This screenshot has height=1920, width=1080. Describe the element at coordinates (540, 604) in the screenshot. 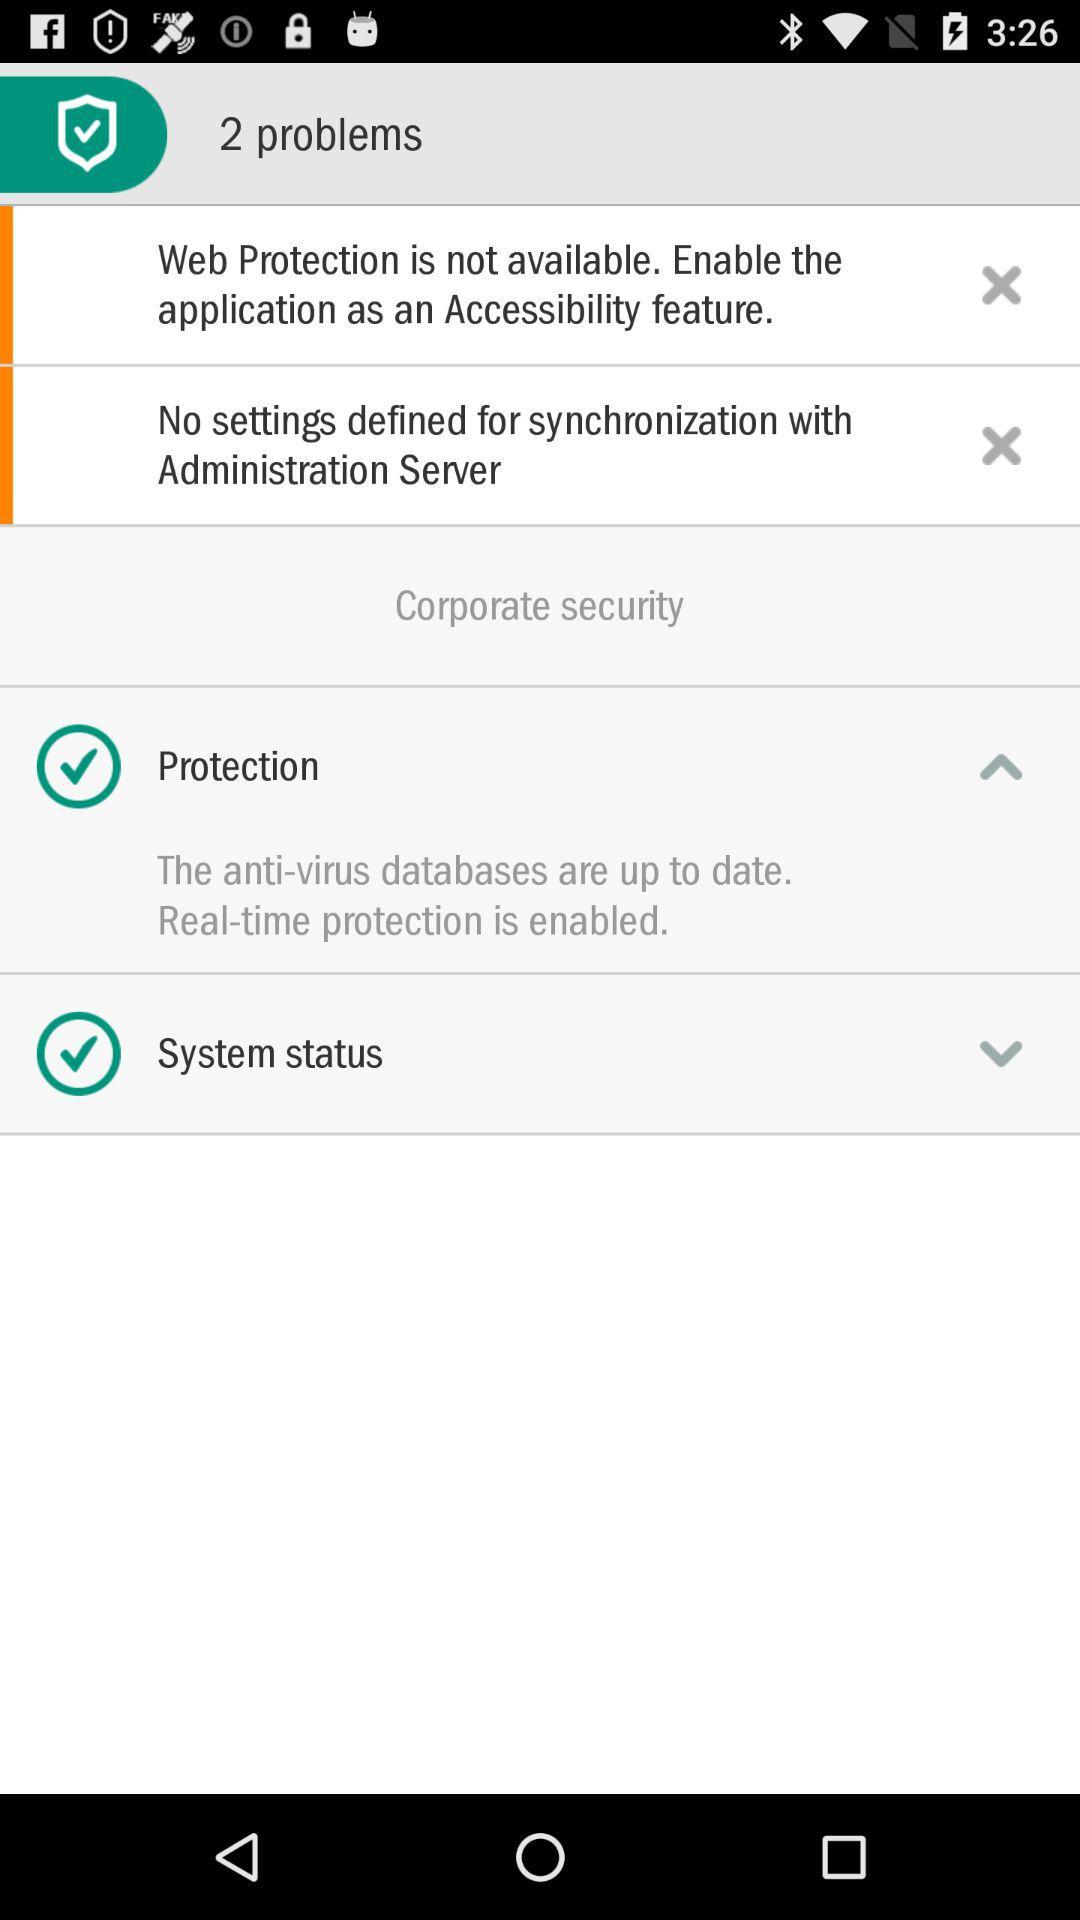

I see `the corporate security` at that location.